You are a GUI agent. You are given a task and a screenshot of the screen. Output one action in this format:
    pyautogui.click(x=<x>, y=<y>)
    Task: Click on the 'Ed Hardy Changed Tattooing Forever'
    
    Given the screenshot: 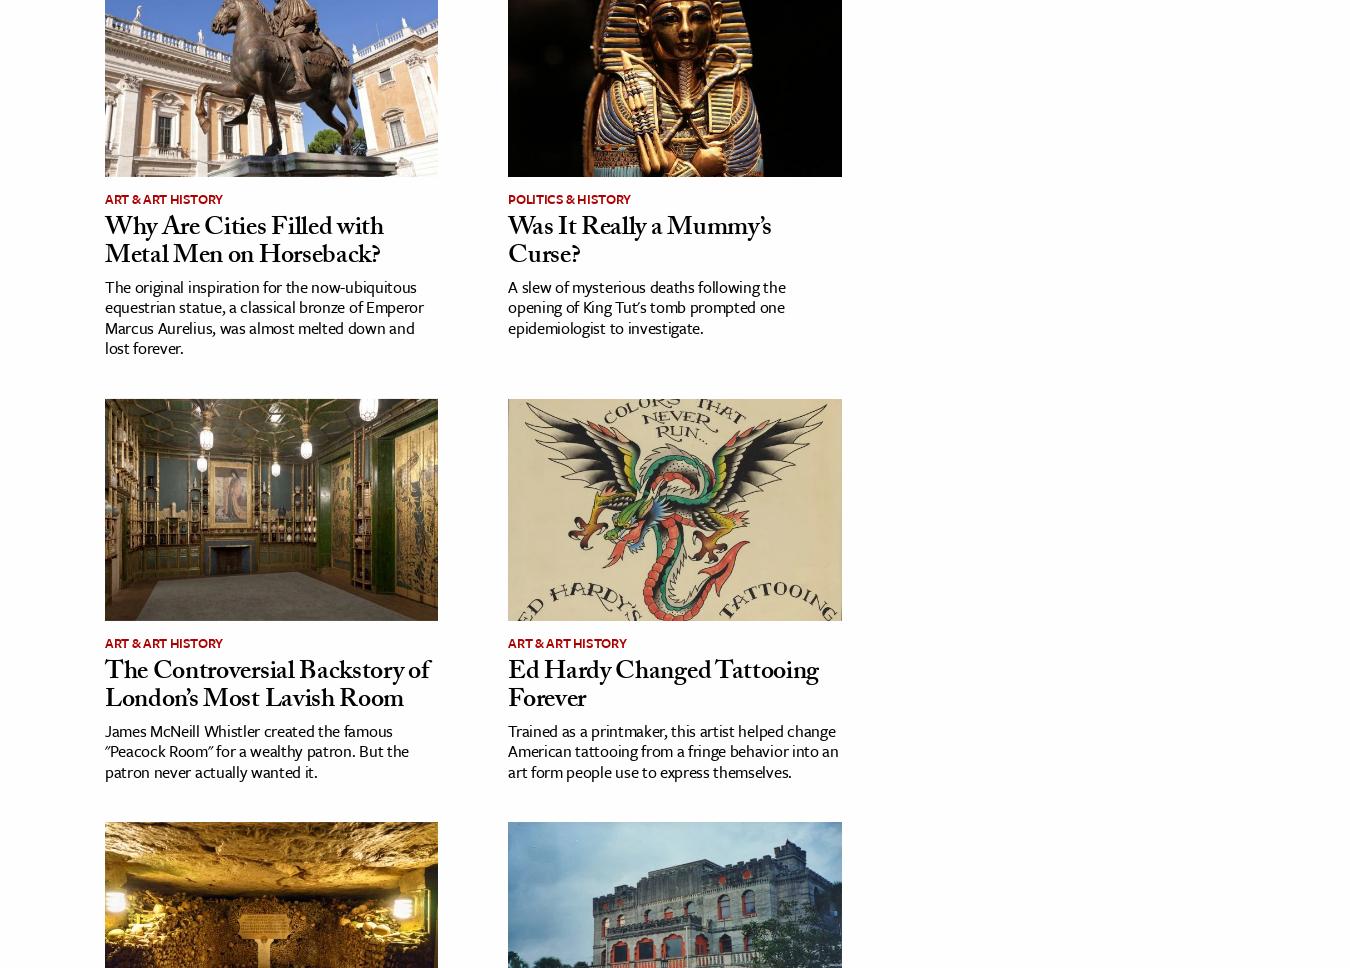 What is the action you would take?
    pyautogui.click(x=663, y=686)
    